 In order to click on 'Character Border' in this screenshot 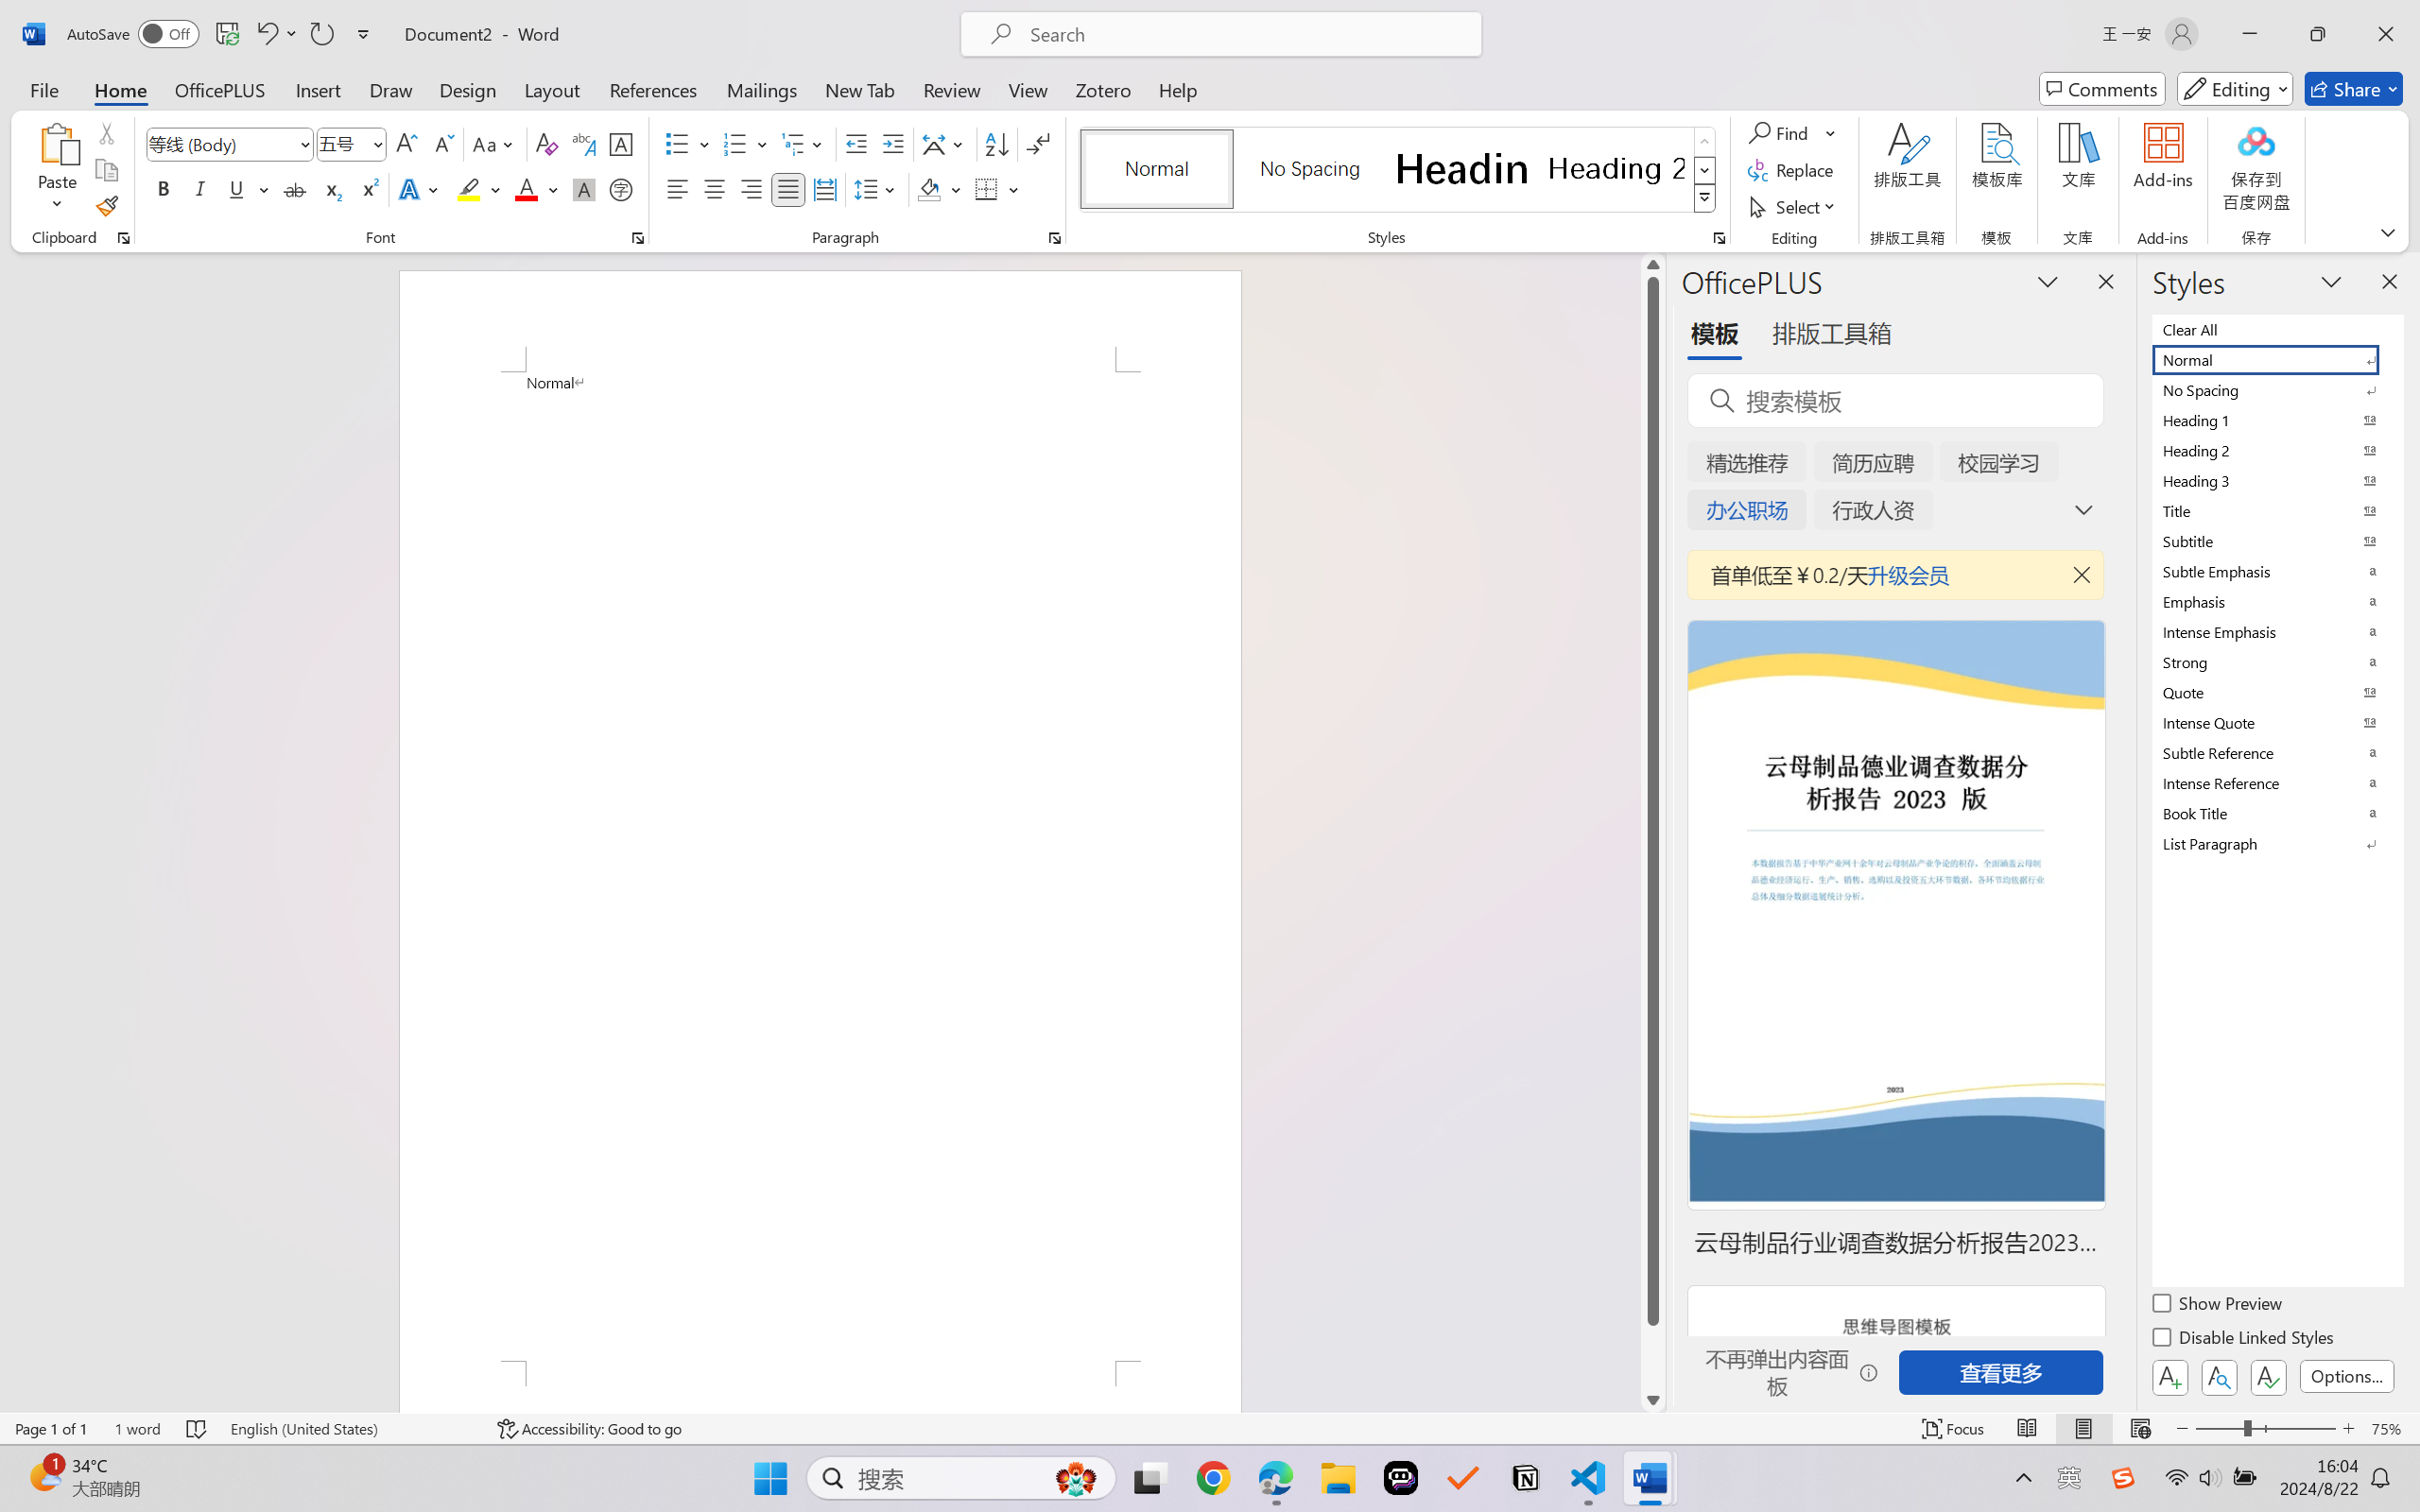, I will do `click(621, 144)`.